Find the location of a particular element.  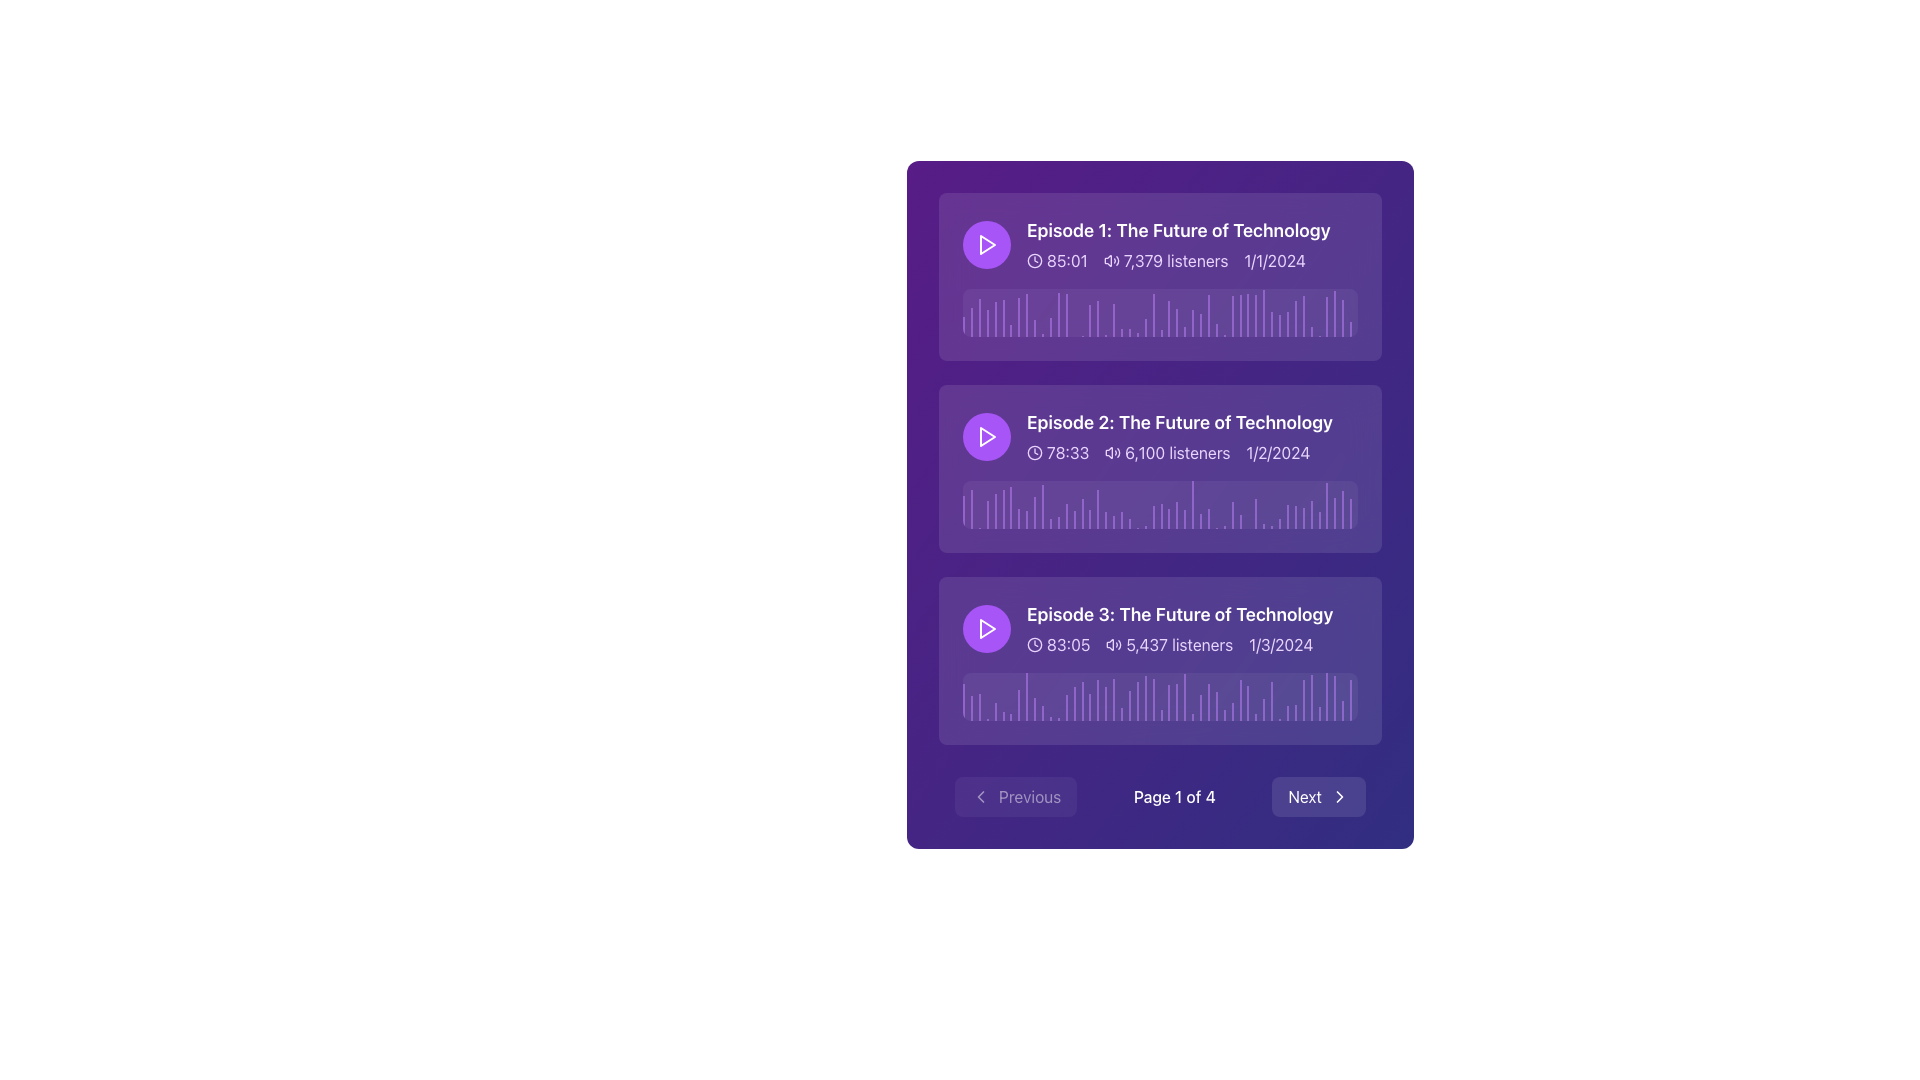

the semi-transparent purple vertical line that represents the graphical marker within the waveform chart, positioned at 66% from the left in the third audio track box is located at coordinates (1223, 714).